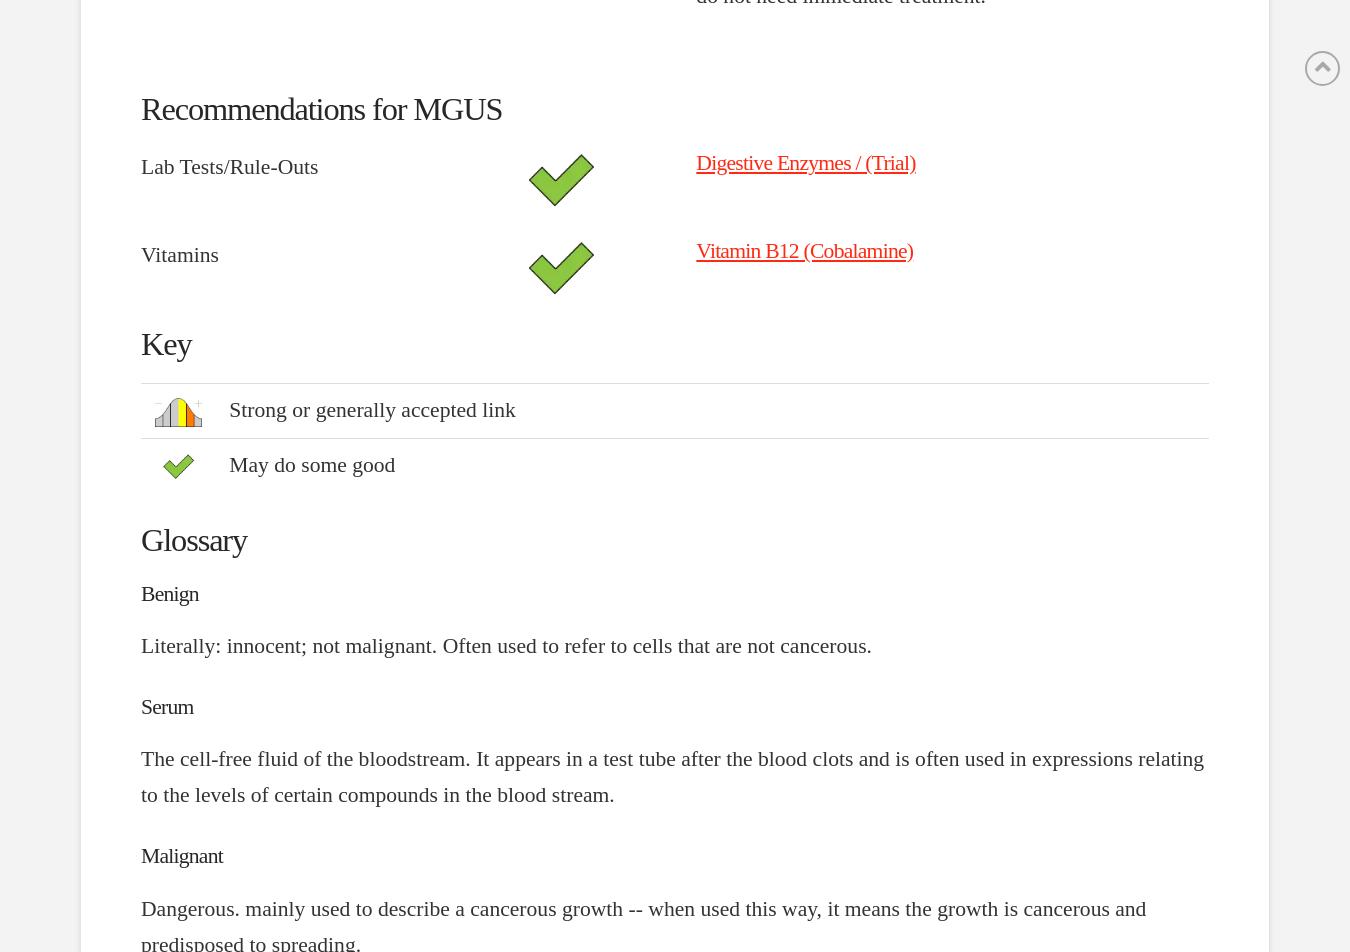 The image size is (1350, 952). Describe the element at coordinates (504, 644) in the screenshot. I see `'Literally: innocent; not malignant. Often used to refer to cells that are not cancerous.'` at that location.